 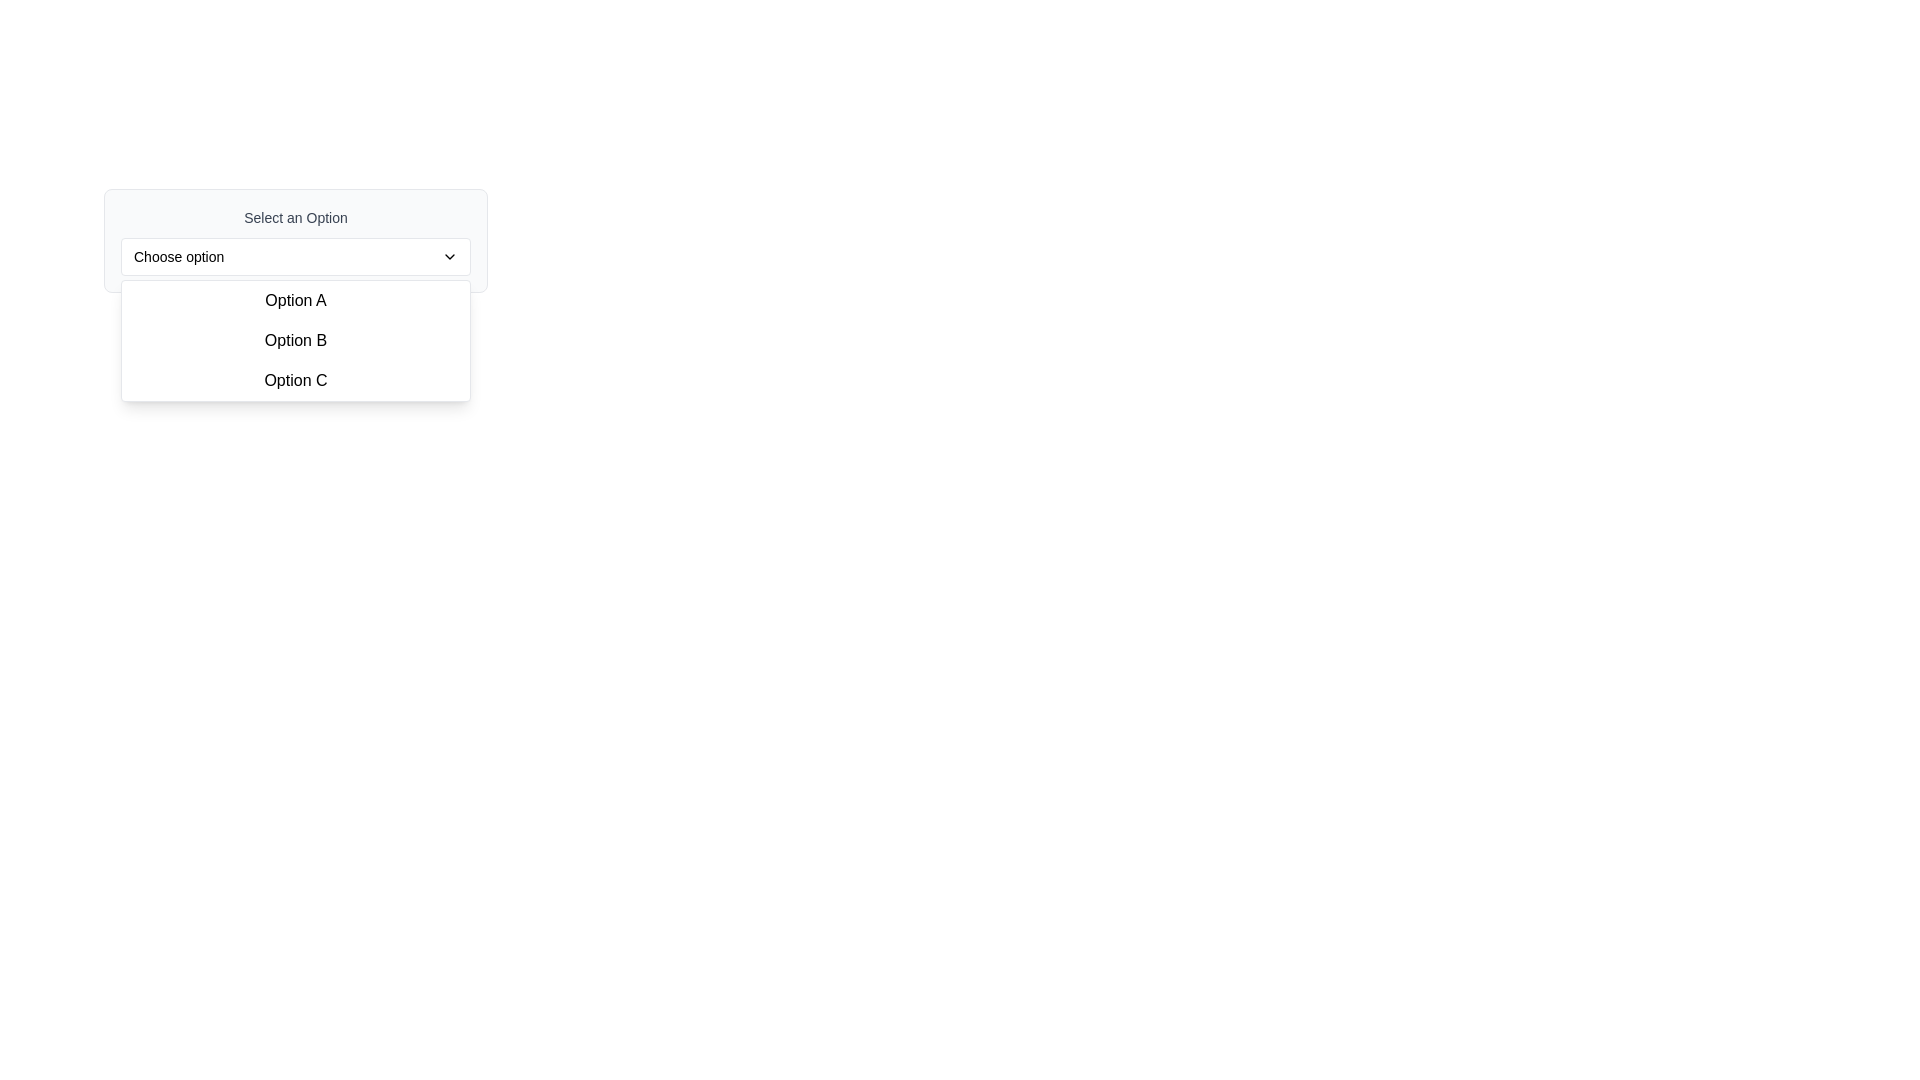 I want to click on the dropdown menu labeled 'Choose option', so click(x=295, y=256).